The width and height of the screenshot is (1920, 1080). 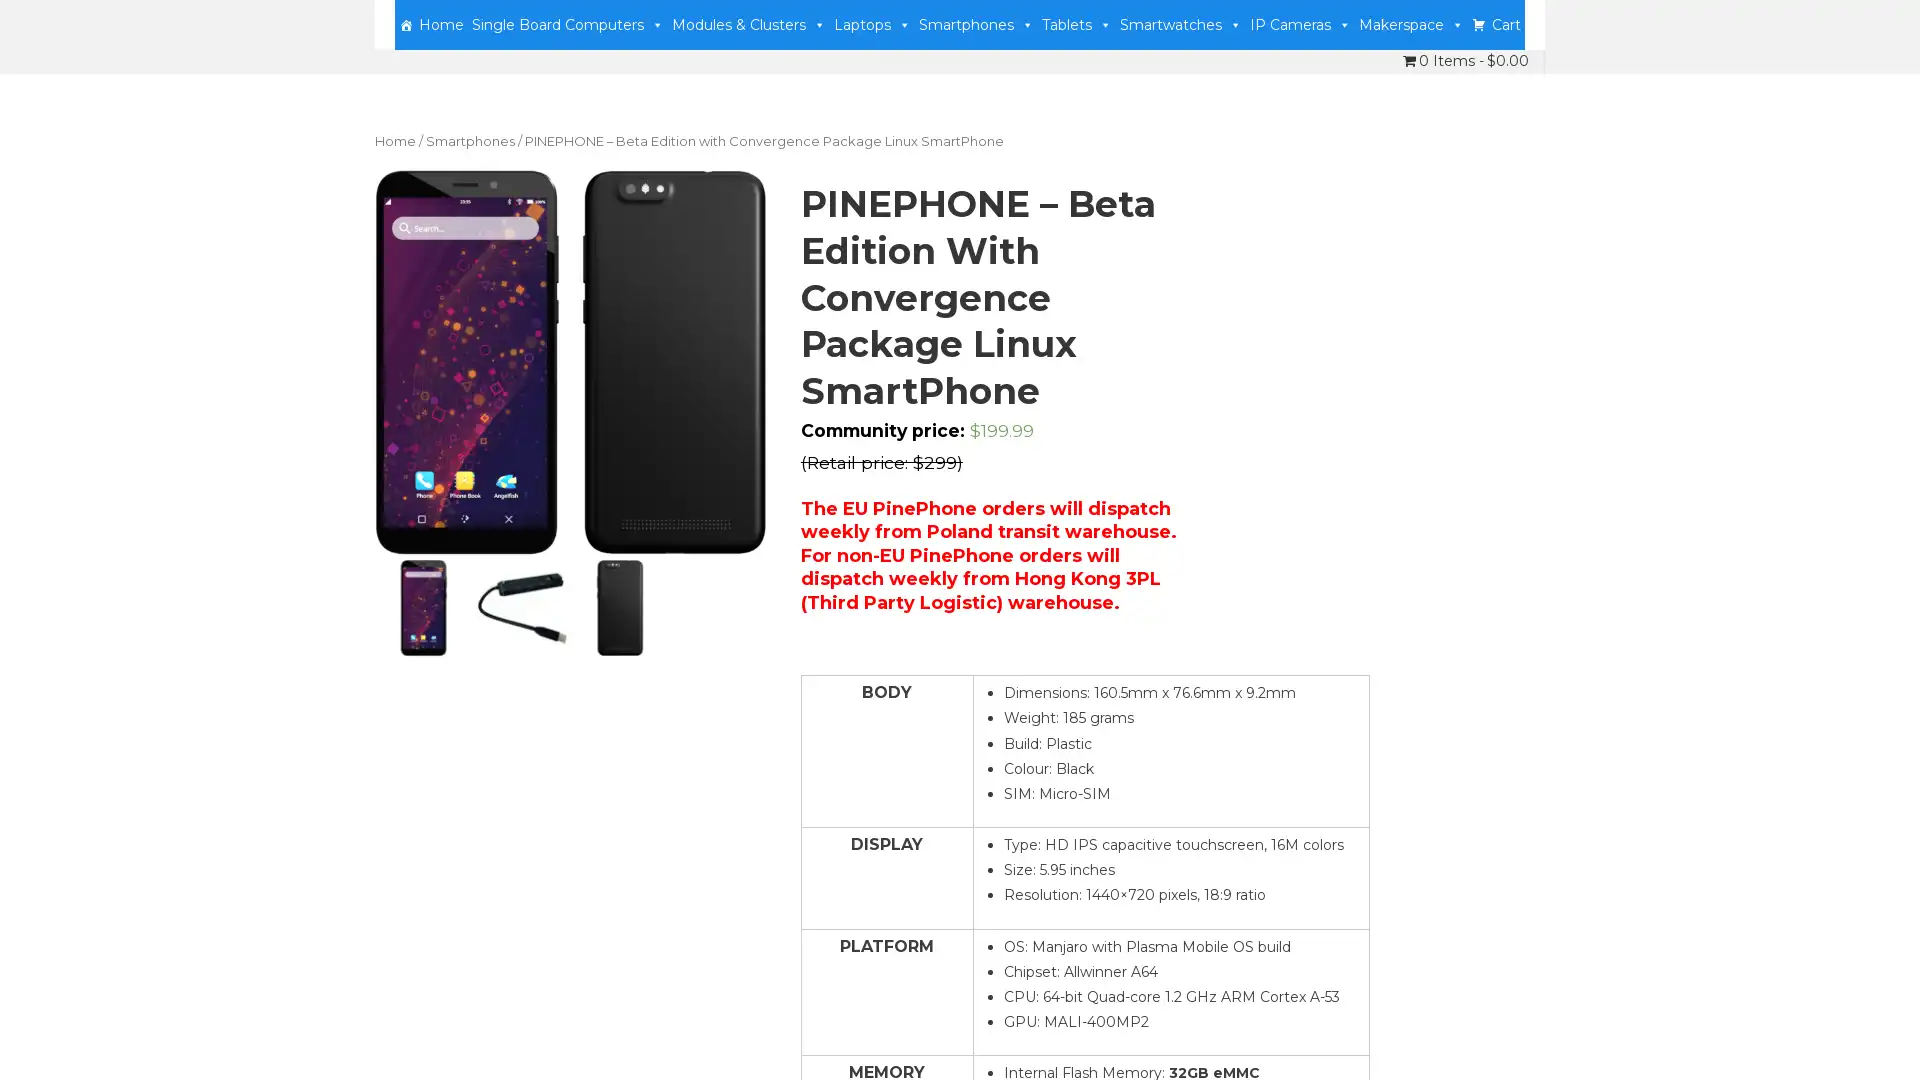 I want to click on Accept, so click(x=1266, y=1049).